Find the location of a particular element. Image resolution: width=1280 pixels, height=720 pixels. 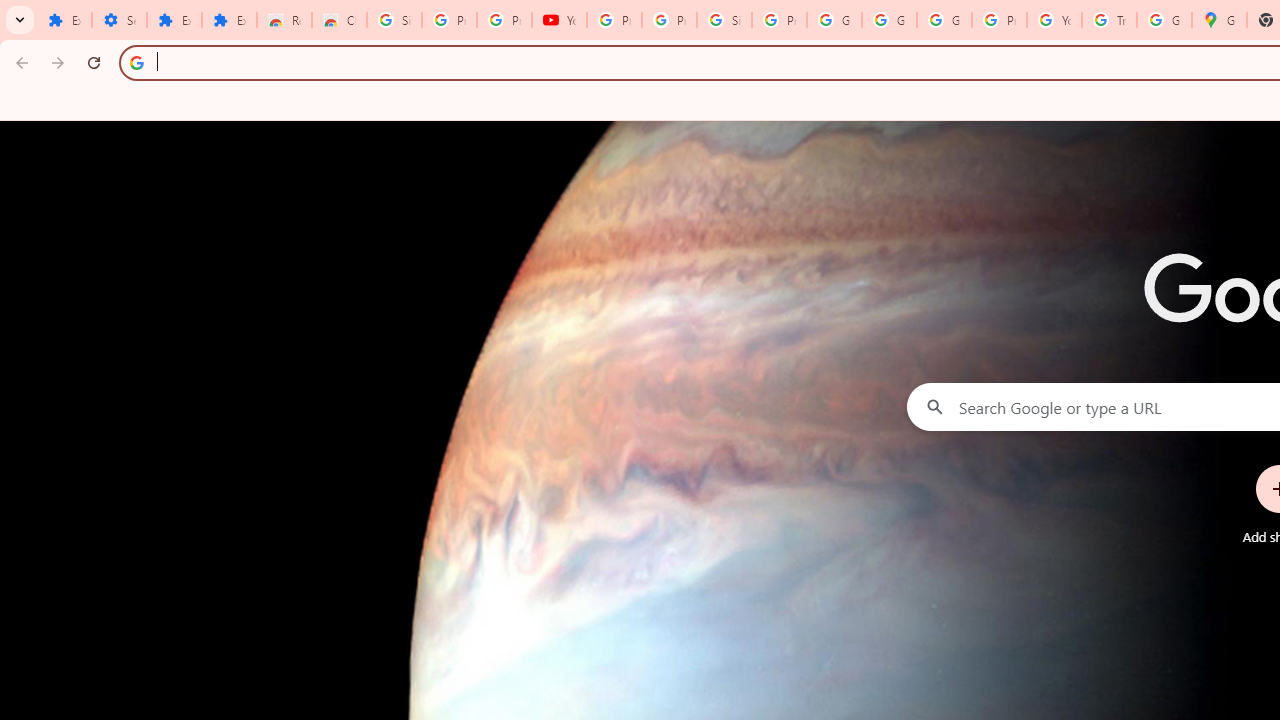

'Google Maps' is located at coordinates (1218, 20).